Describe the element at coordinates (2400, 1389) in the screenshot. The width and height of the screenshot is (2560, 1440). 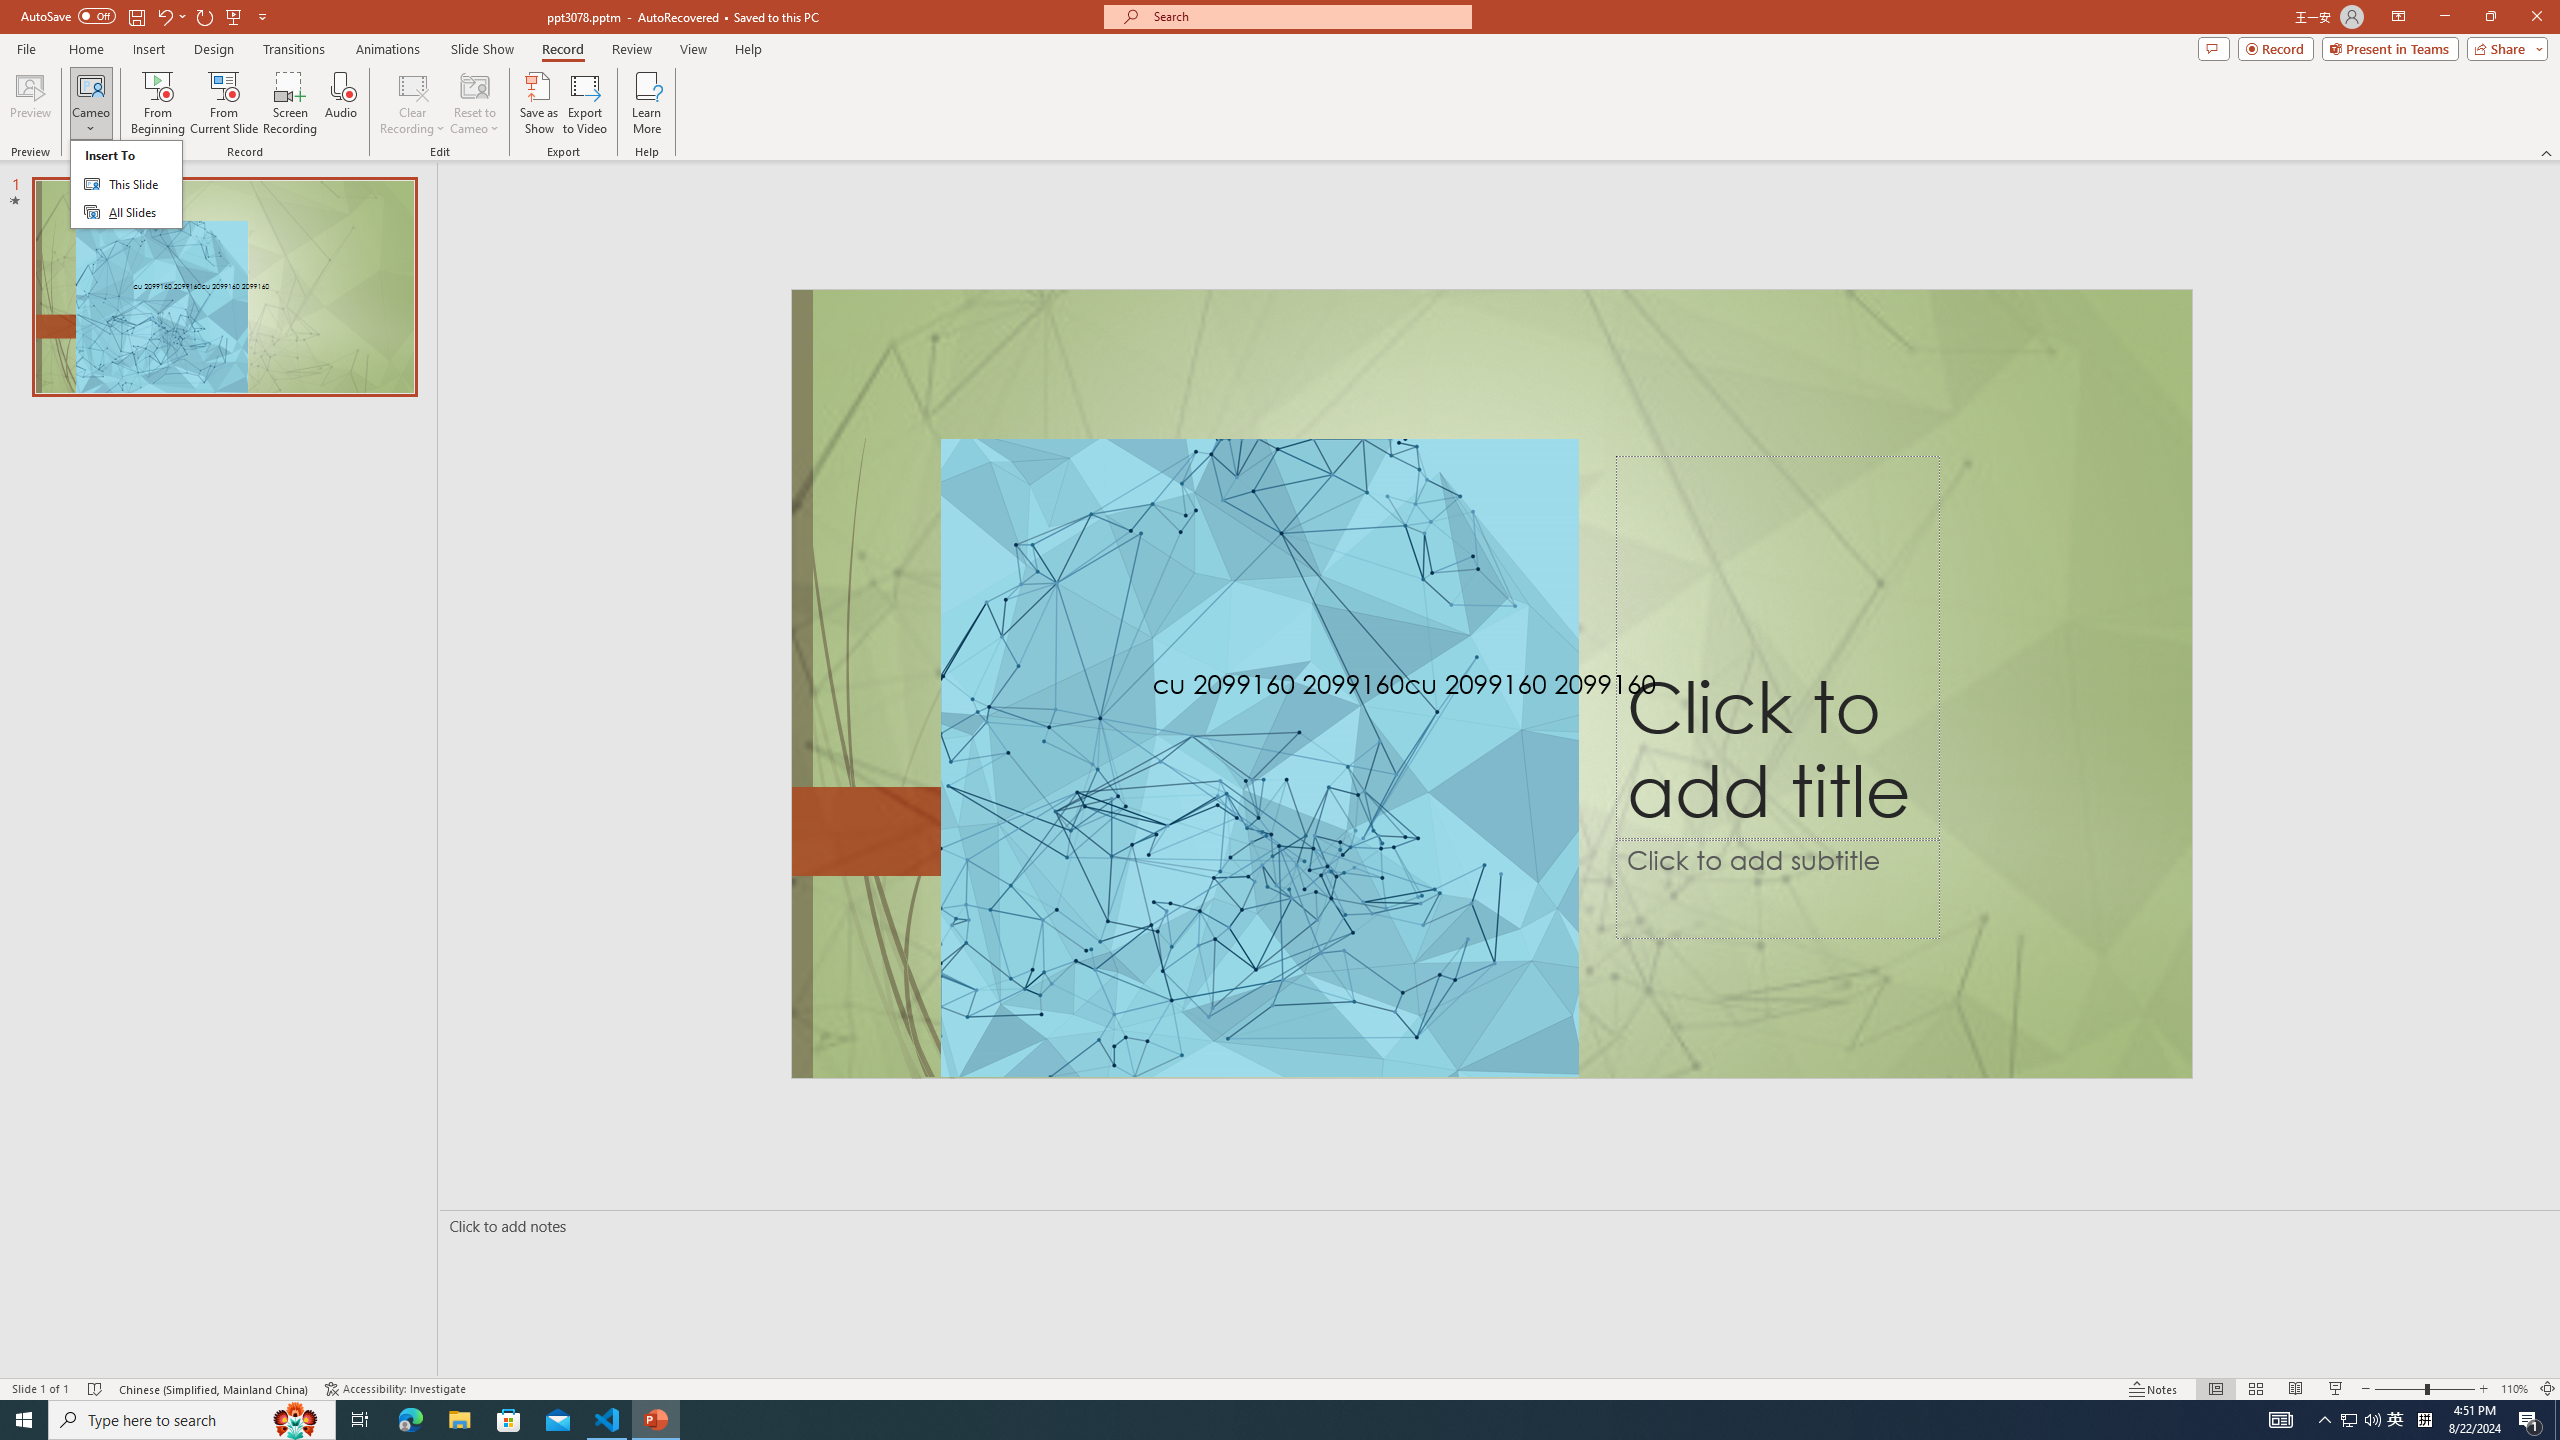
I see `'Zoom Out'` at that location.